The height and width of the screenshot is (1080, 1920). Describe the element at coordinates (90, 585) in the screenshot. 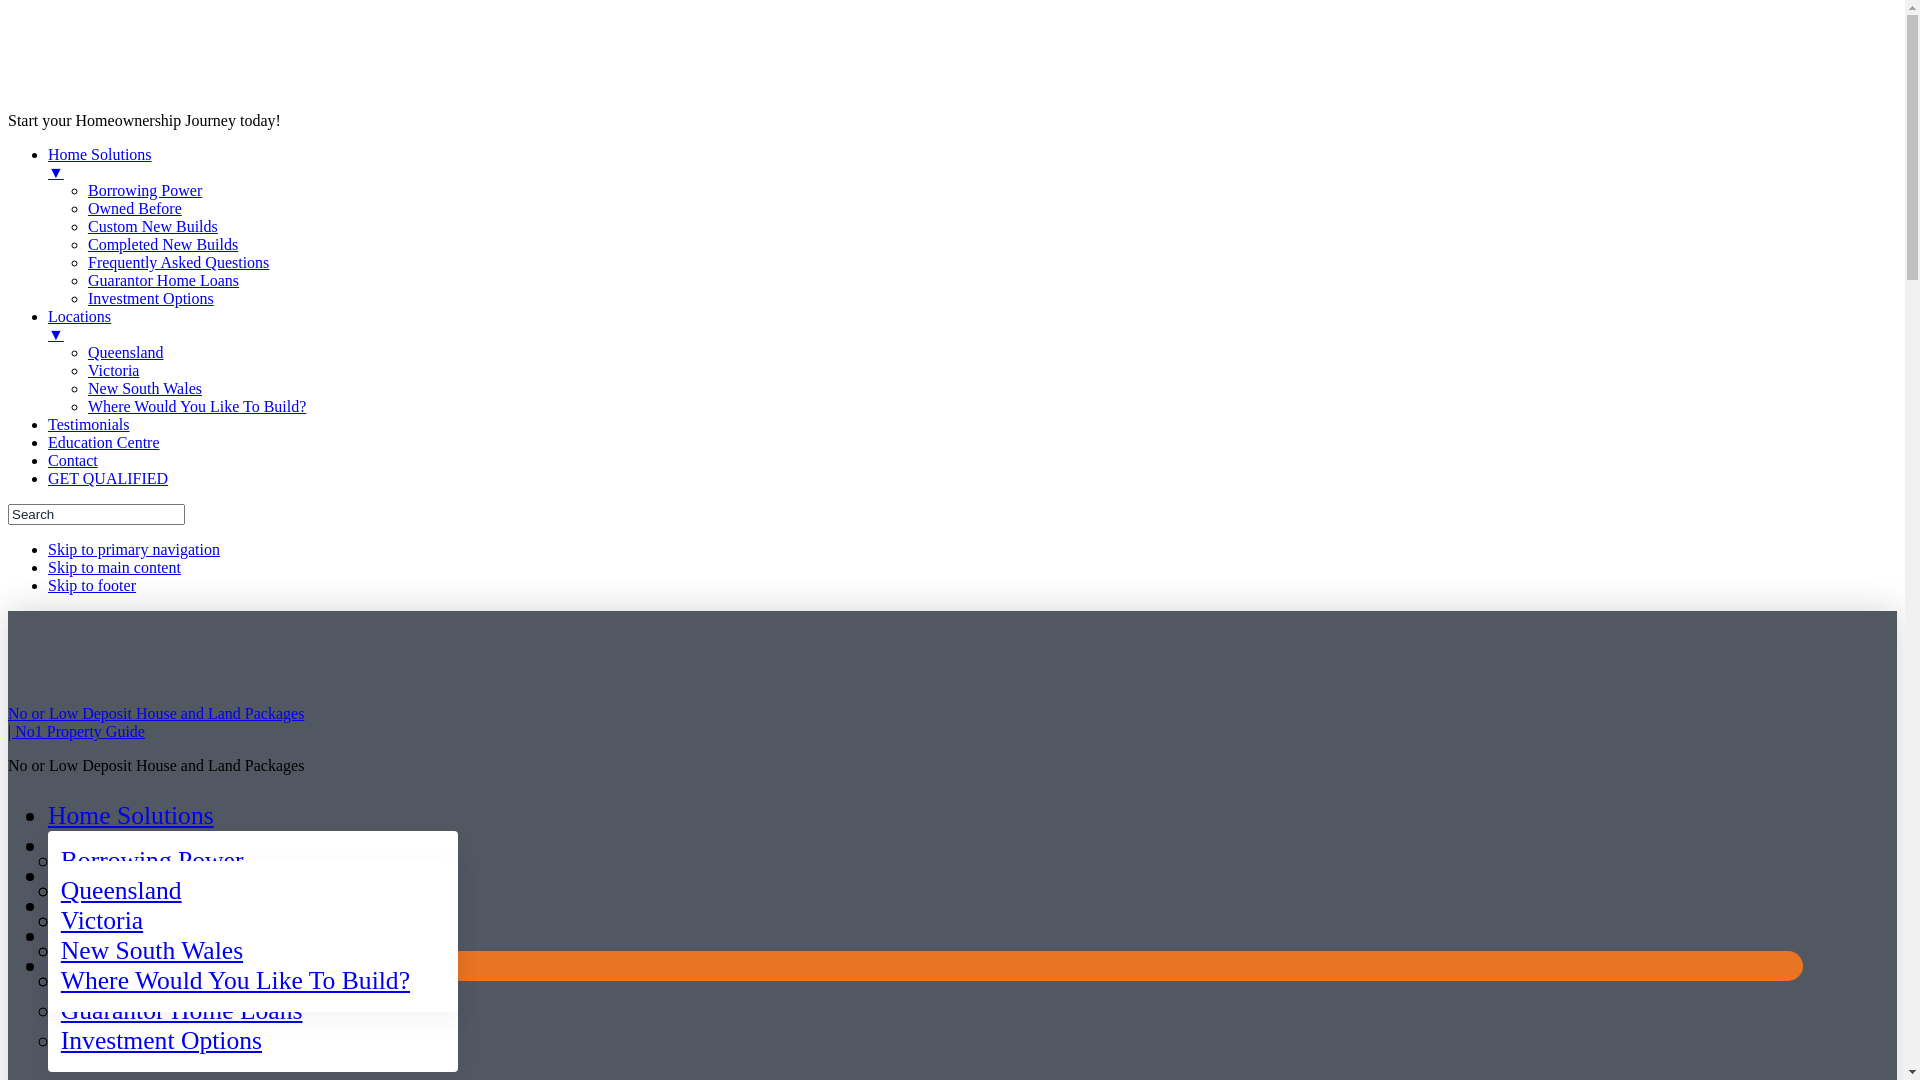

I see `'Skip to footer'` at that location.